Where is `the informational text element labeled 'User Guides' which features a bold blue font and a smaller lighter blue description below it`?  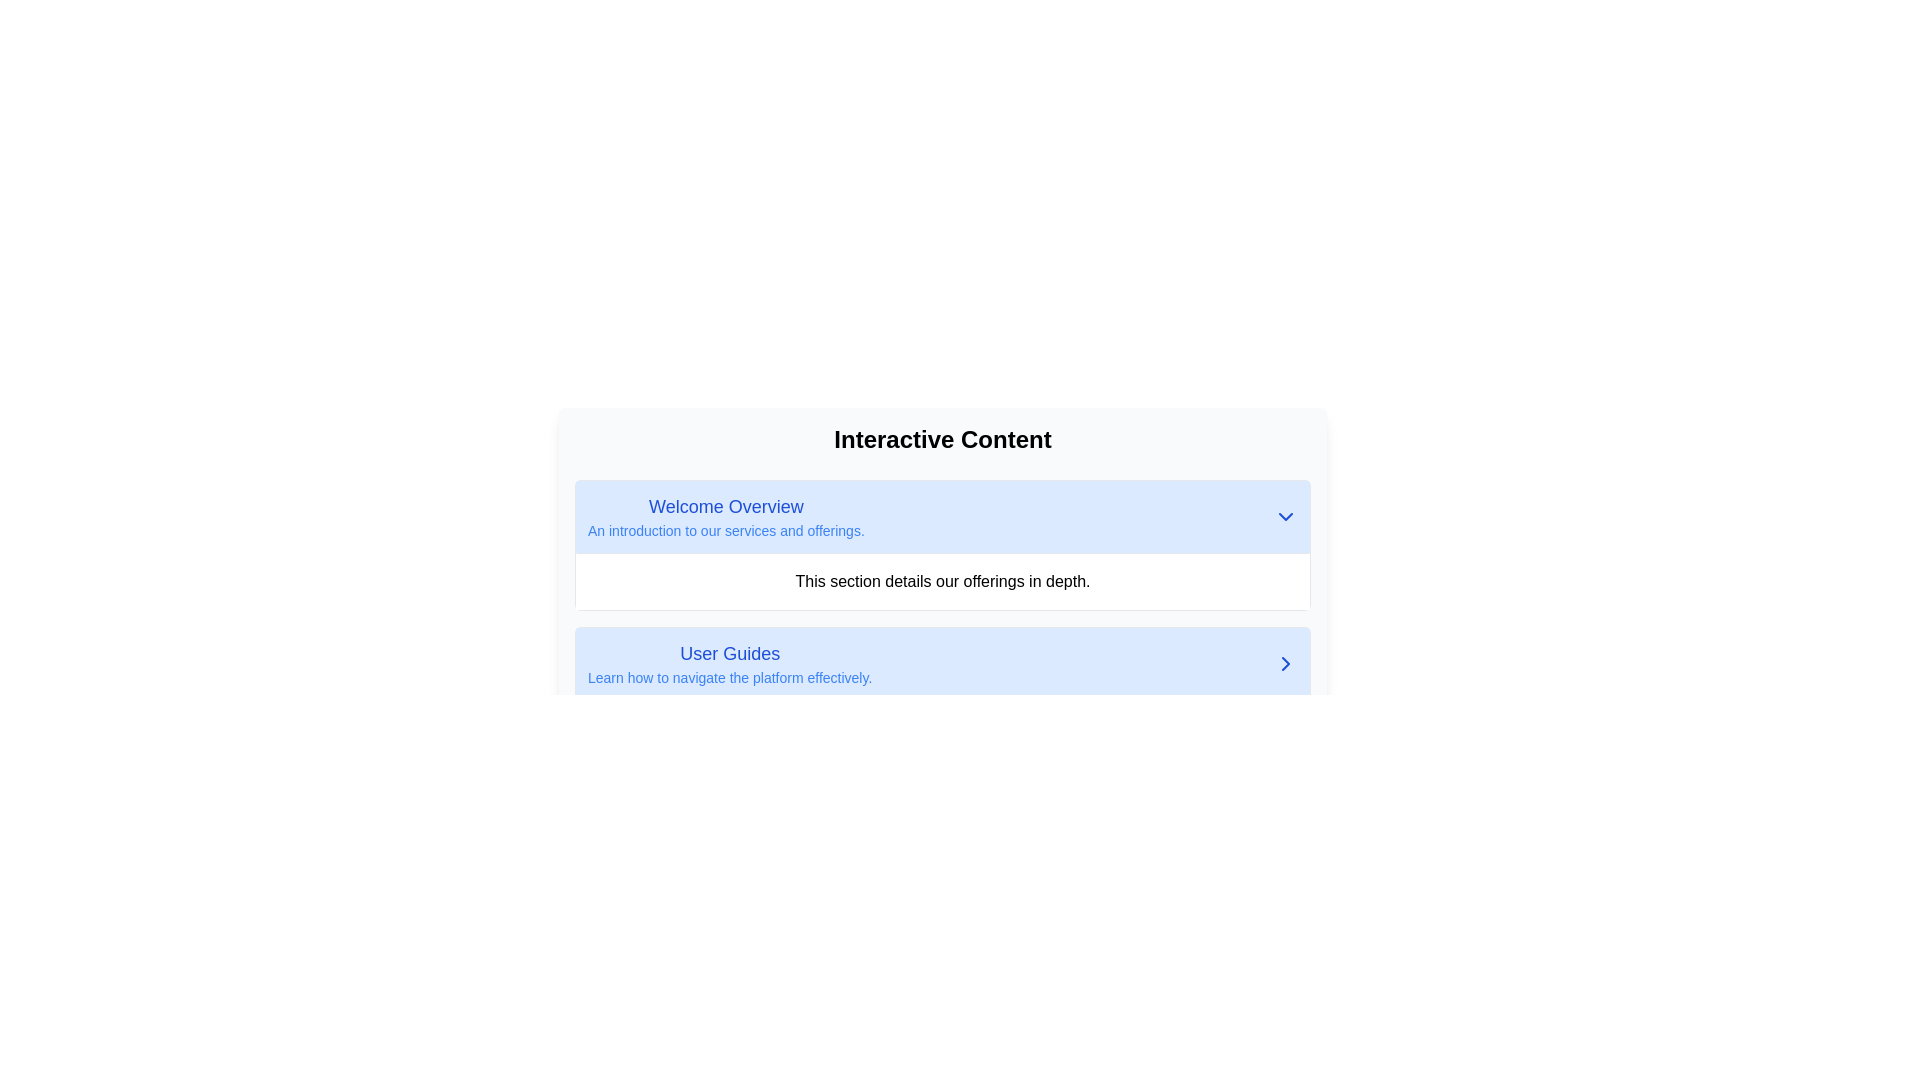
the informational text element labeled 'User Guides' which features a bold blue font and a smaller lighter blue description below it is located at coordinates (729, 663).